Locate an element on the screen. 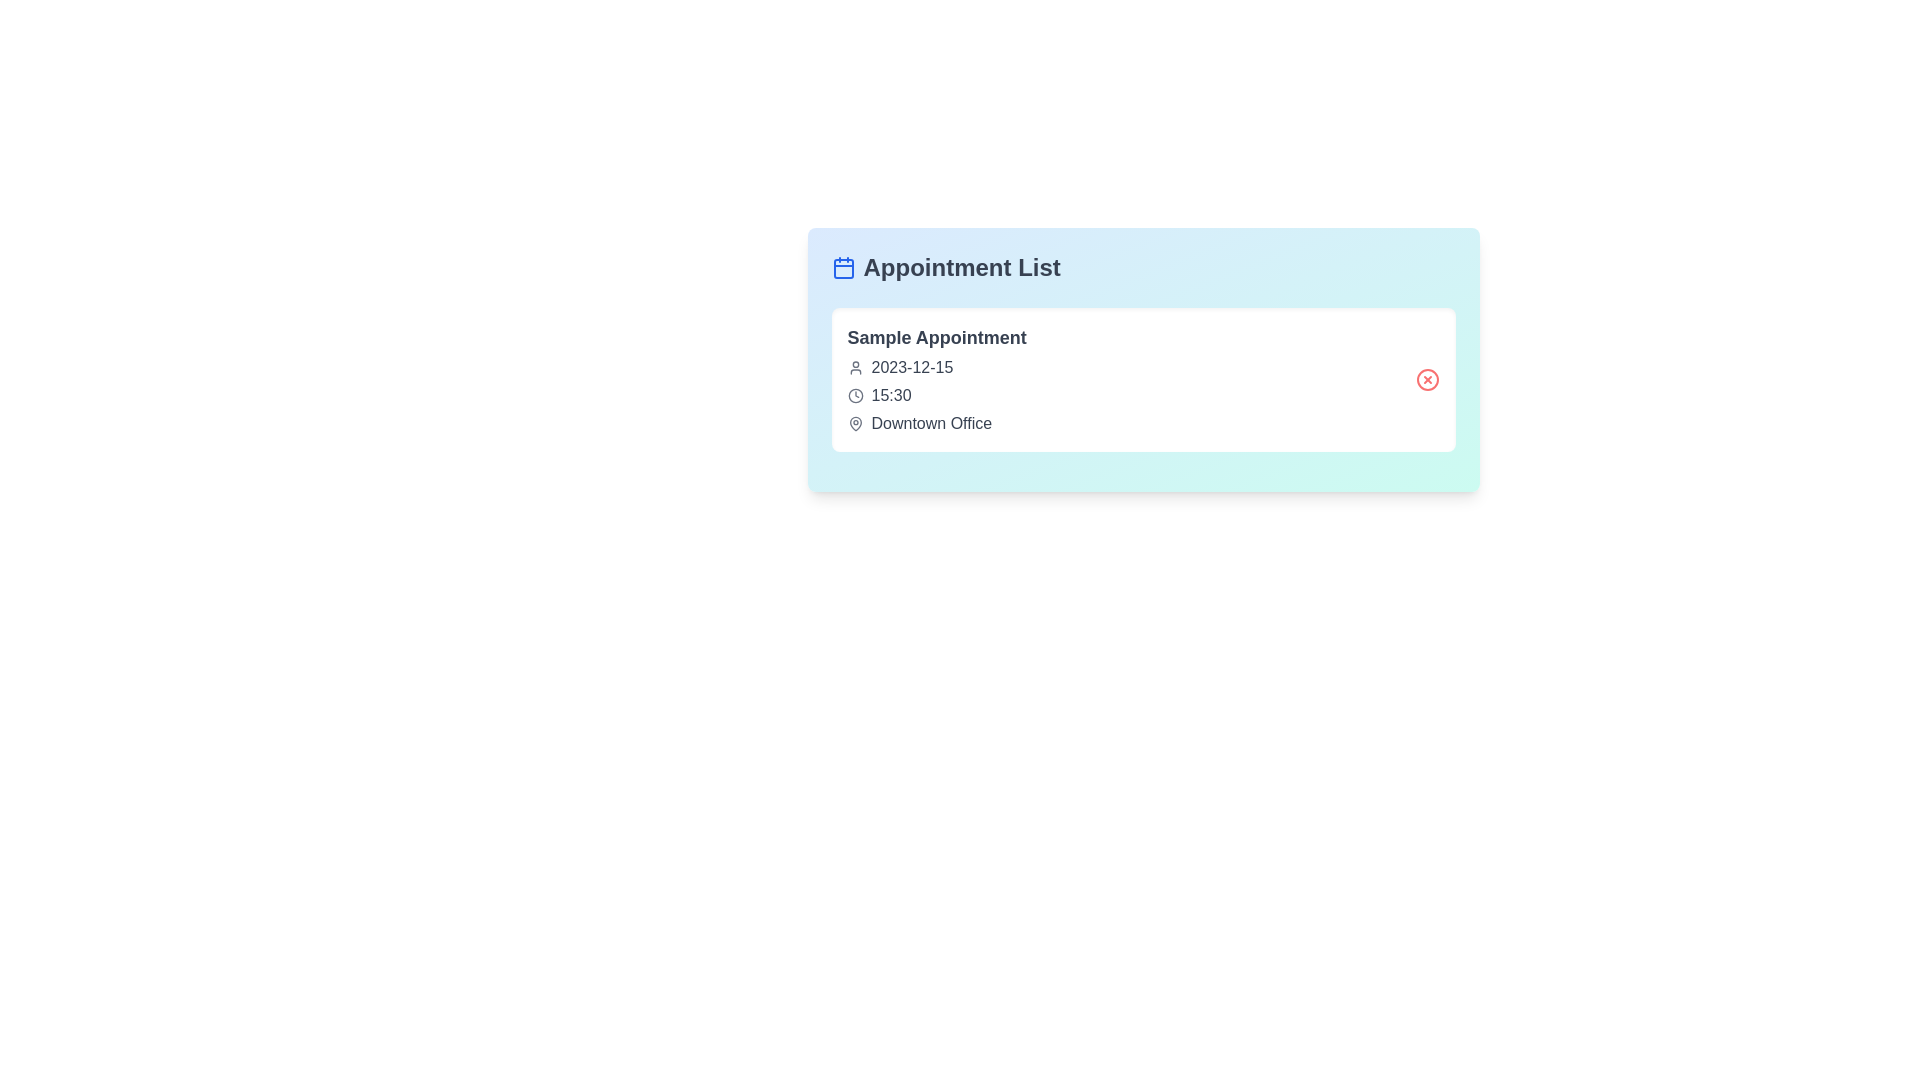  the outermost circular shape of the clock icon, which represents the clock face's border is located at coordinates (855, 396).